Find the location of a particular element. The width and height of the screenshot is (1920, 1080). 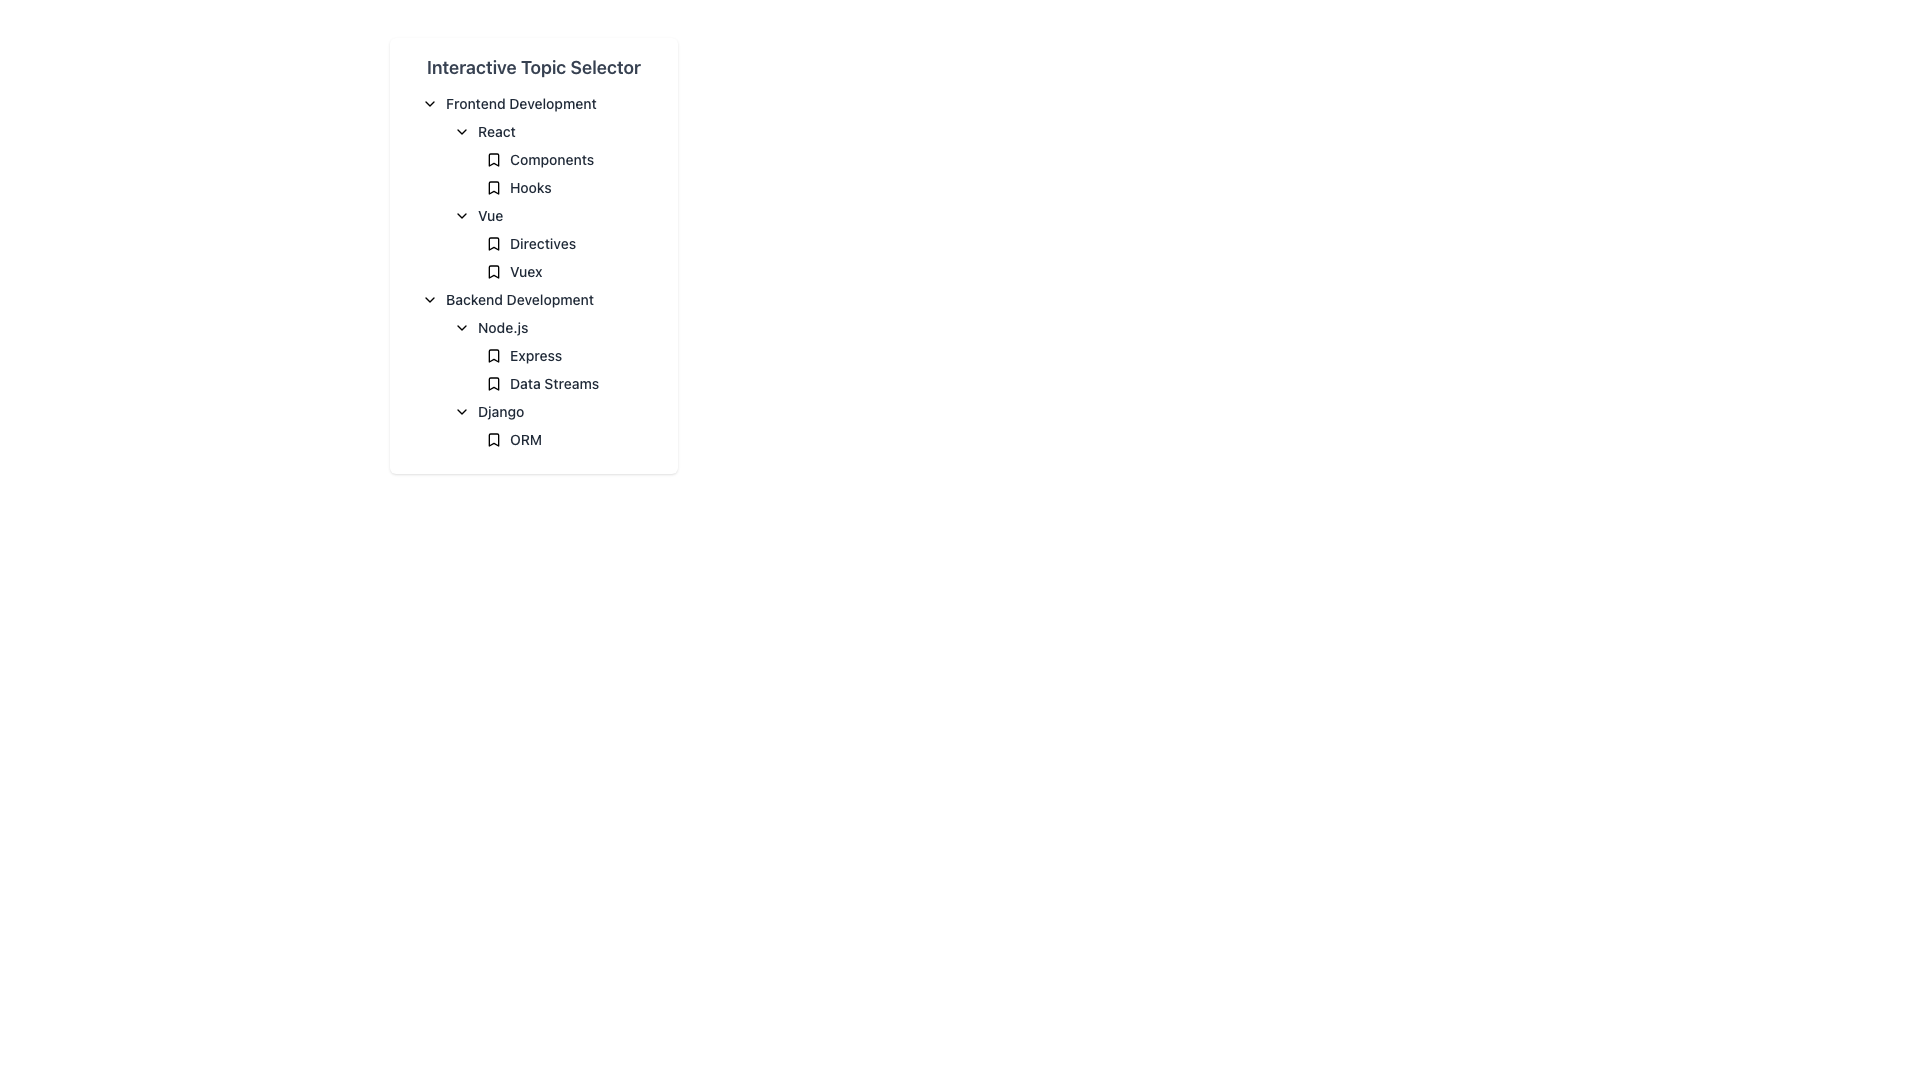

the bookmark-shaped icon located to the left of the 'Directives' text in the 'Vue' subsection of the Interactive Topic Selector is located at coordinates (494, 242).